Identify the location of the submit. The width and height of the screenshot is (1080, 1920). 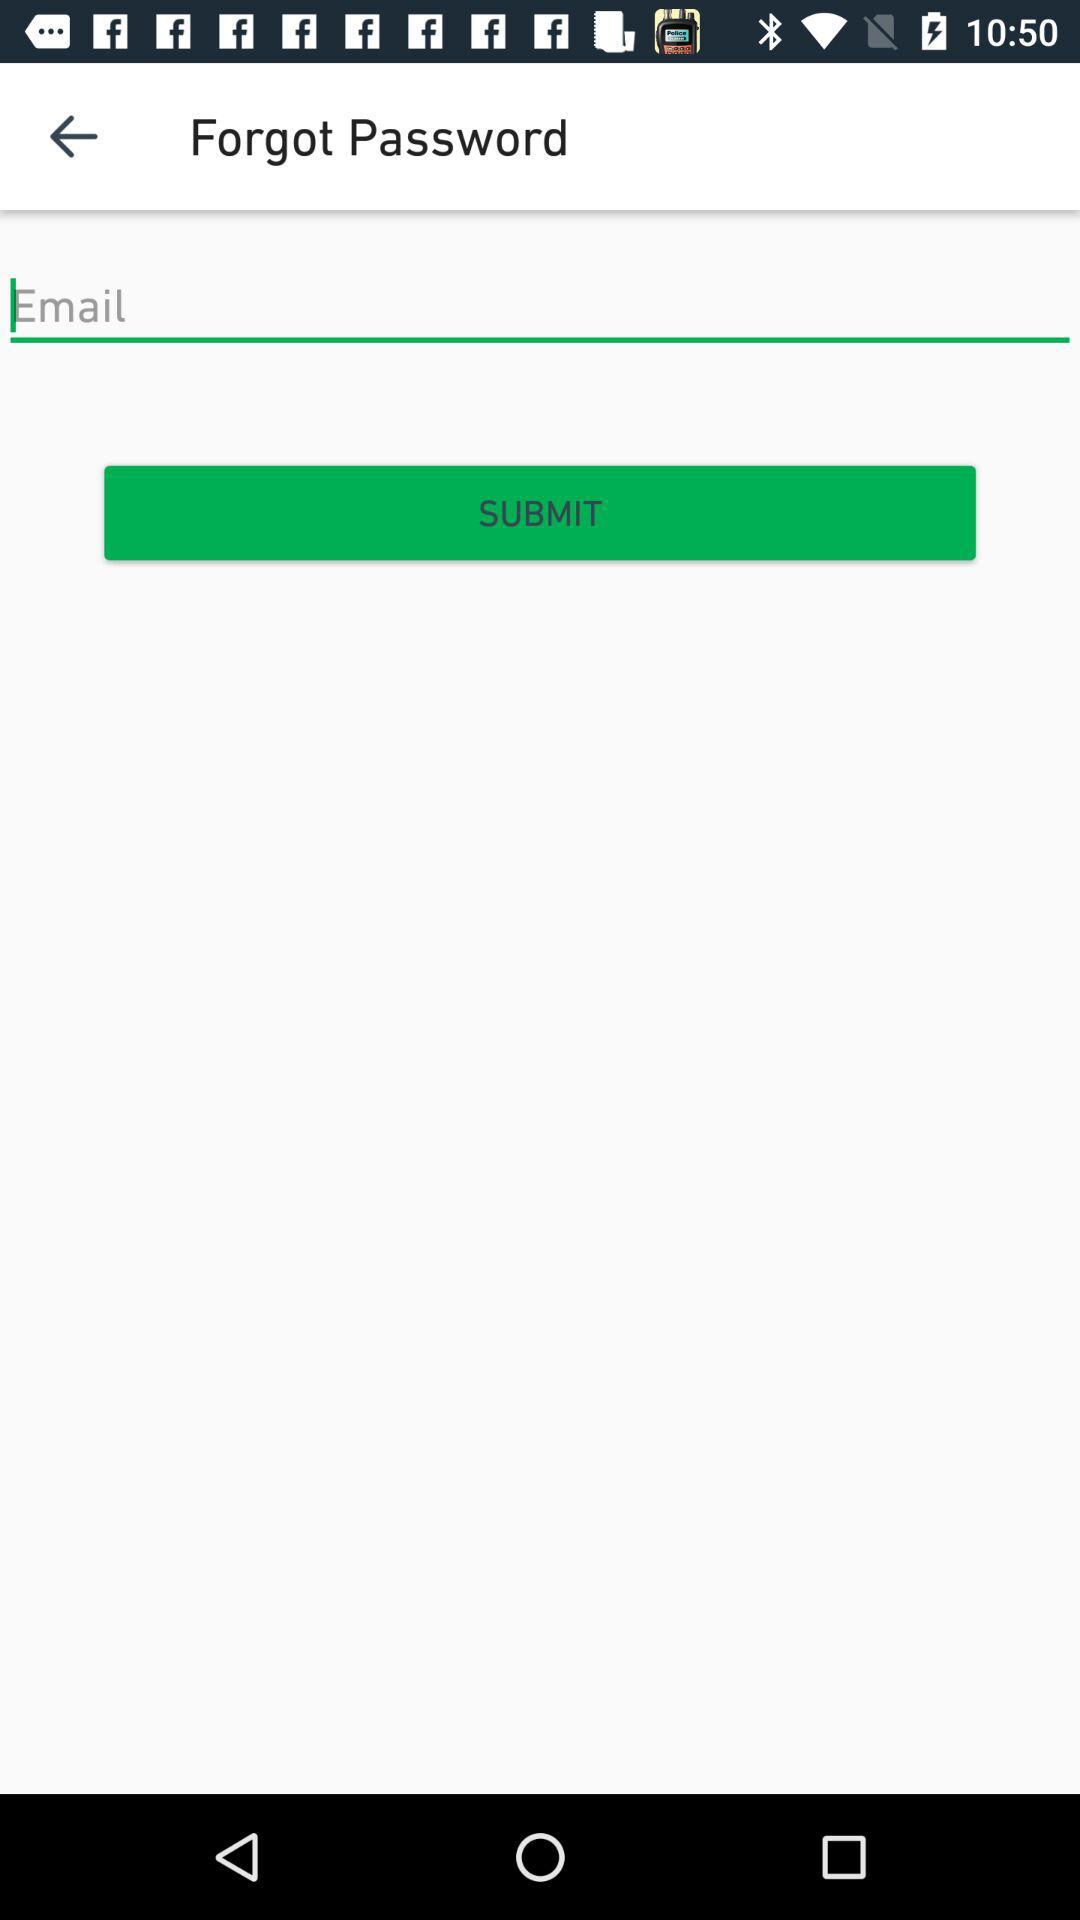
(540, 513).